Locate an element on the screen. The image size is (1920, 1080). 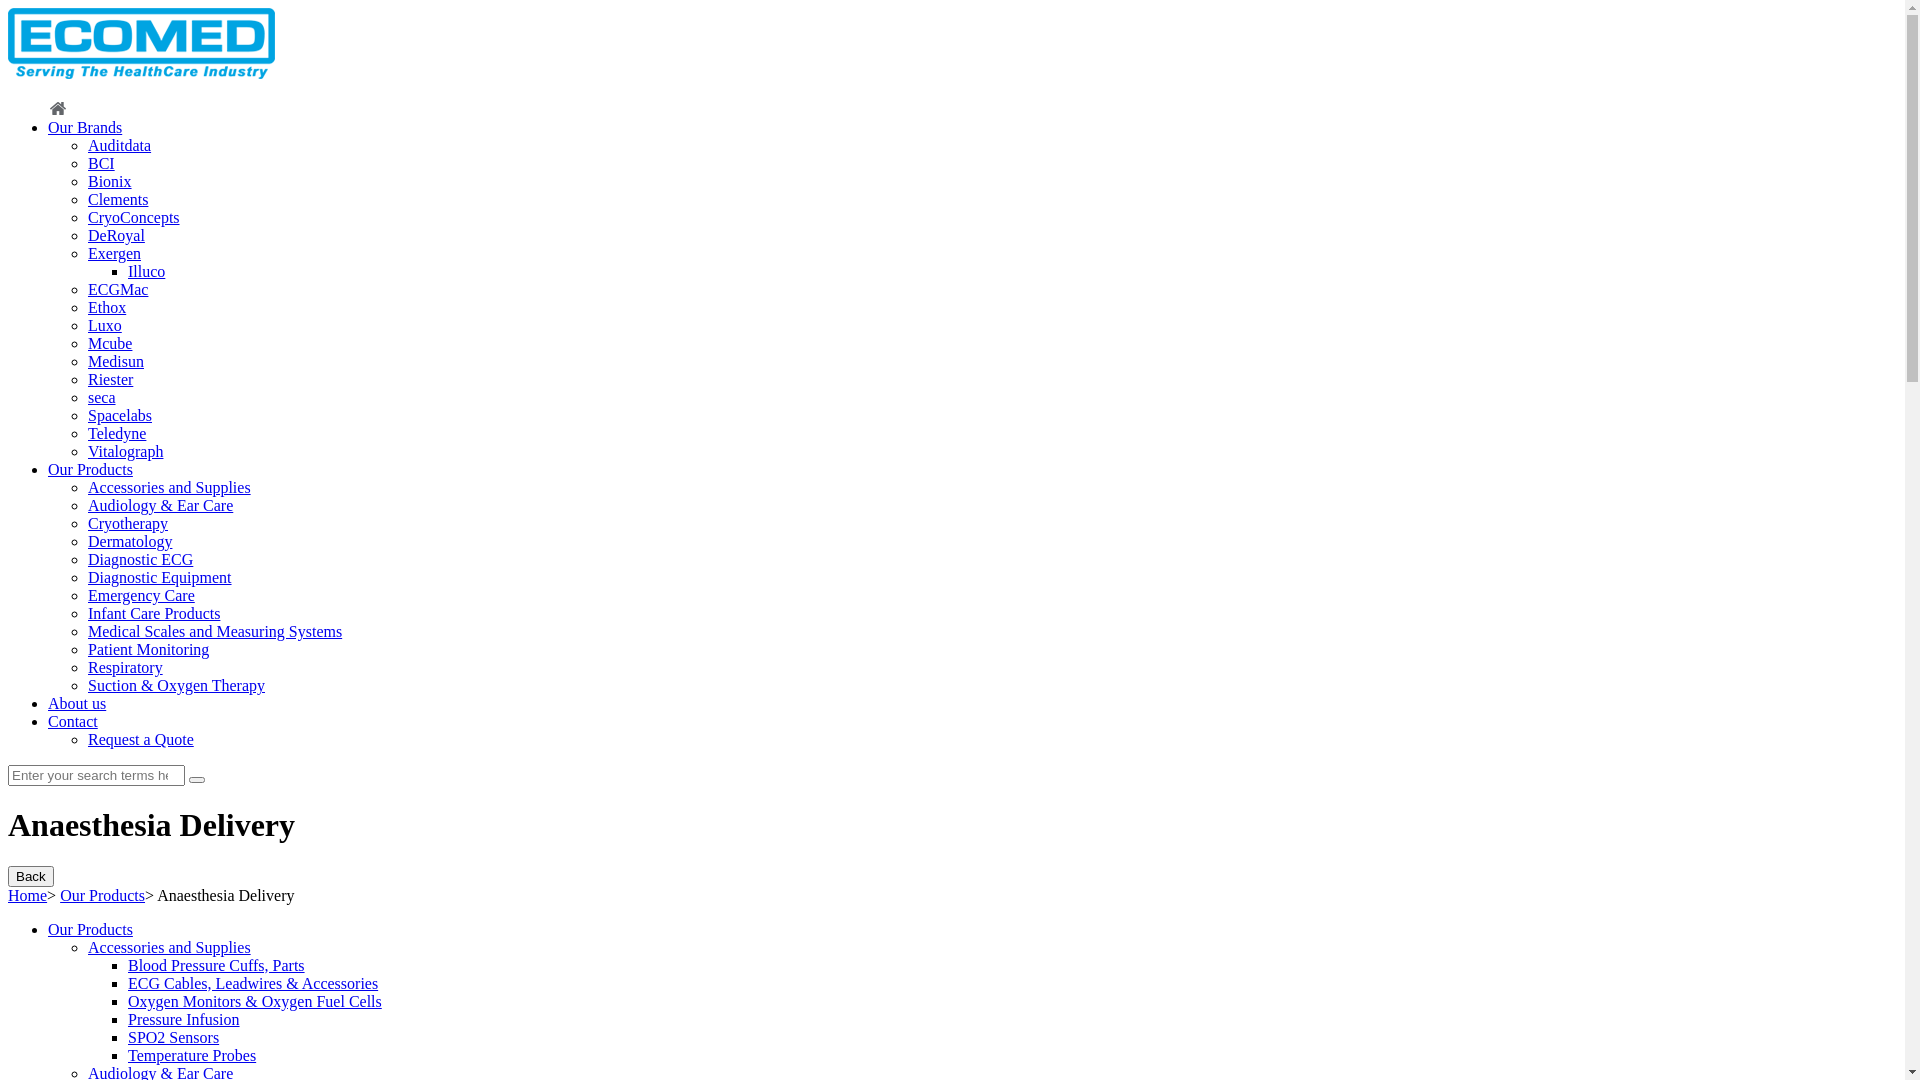
'Teledyne' is located at coordinates (115, 432).